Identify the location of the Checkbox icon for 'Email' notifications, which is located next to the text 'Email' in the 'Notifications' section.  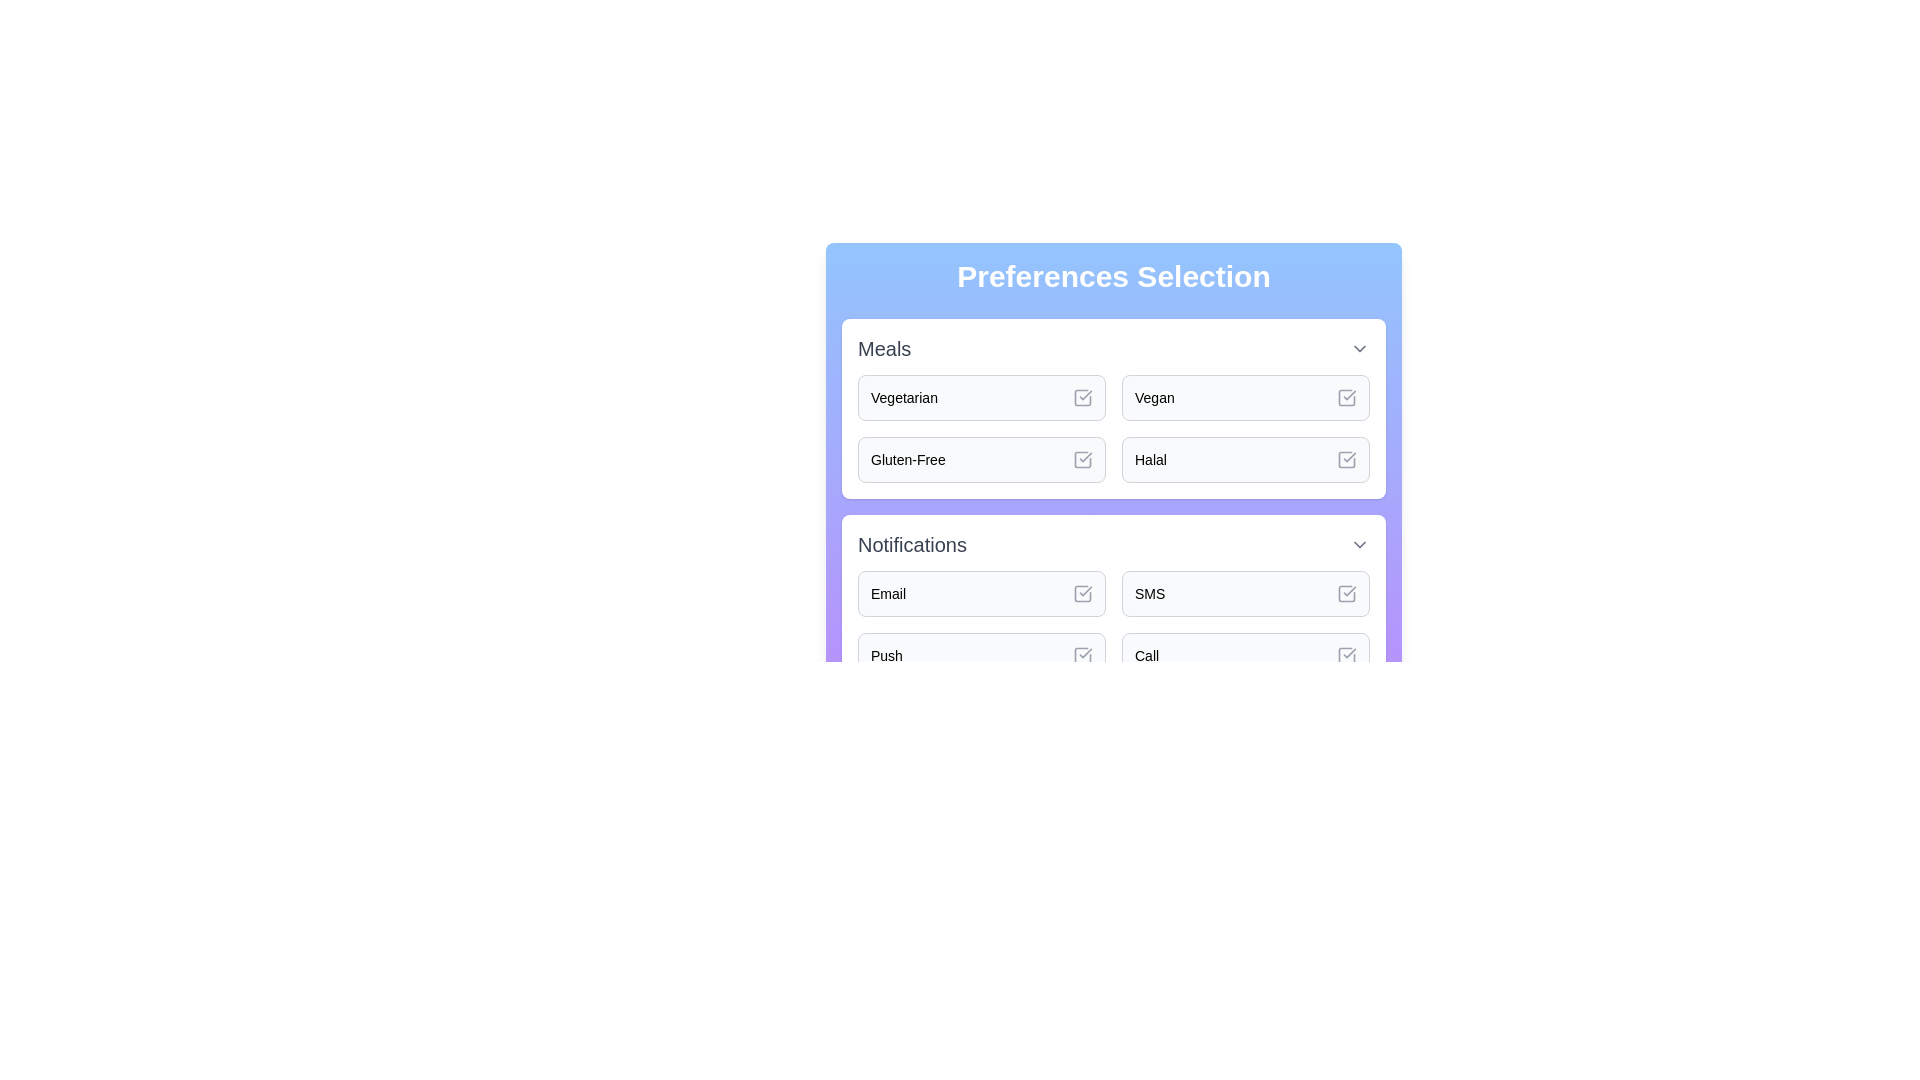
(1082, 593).